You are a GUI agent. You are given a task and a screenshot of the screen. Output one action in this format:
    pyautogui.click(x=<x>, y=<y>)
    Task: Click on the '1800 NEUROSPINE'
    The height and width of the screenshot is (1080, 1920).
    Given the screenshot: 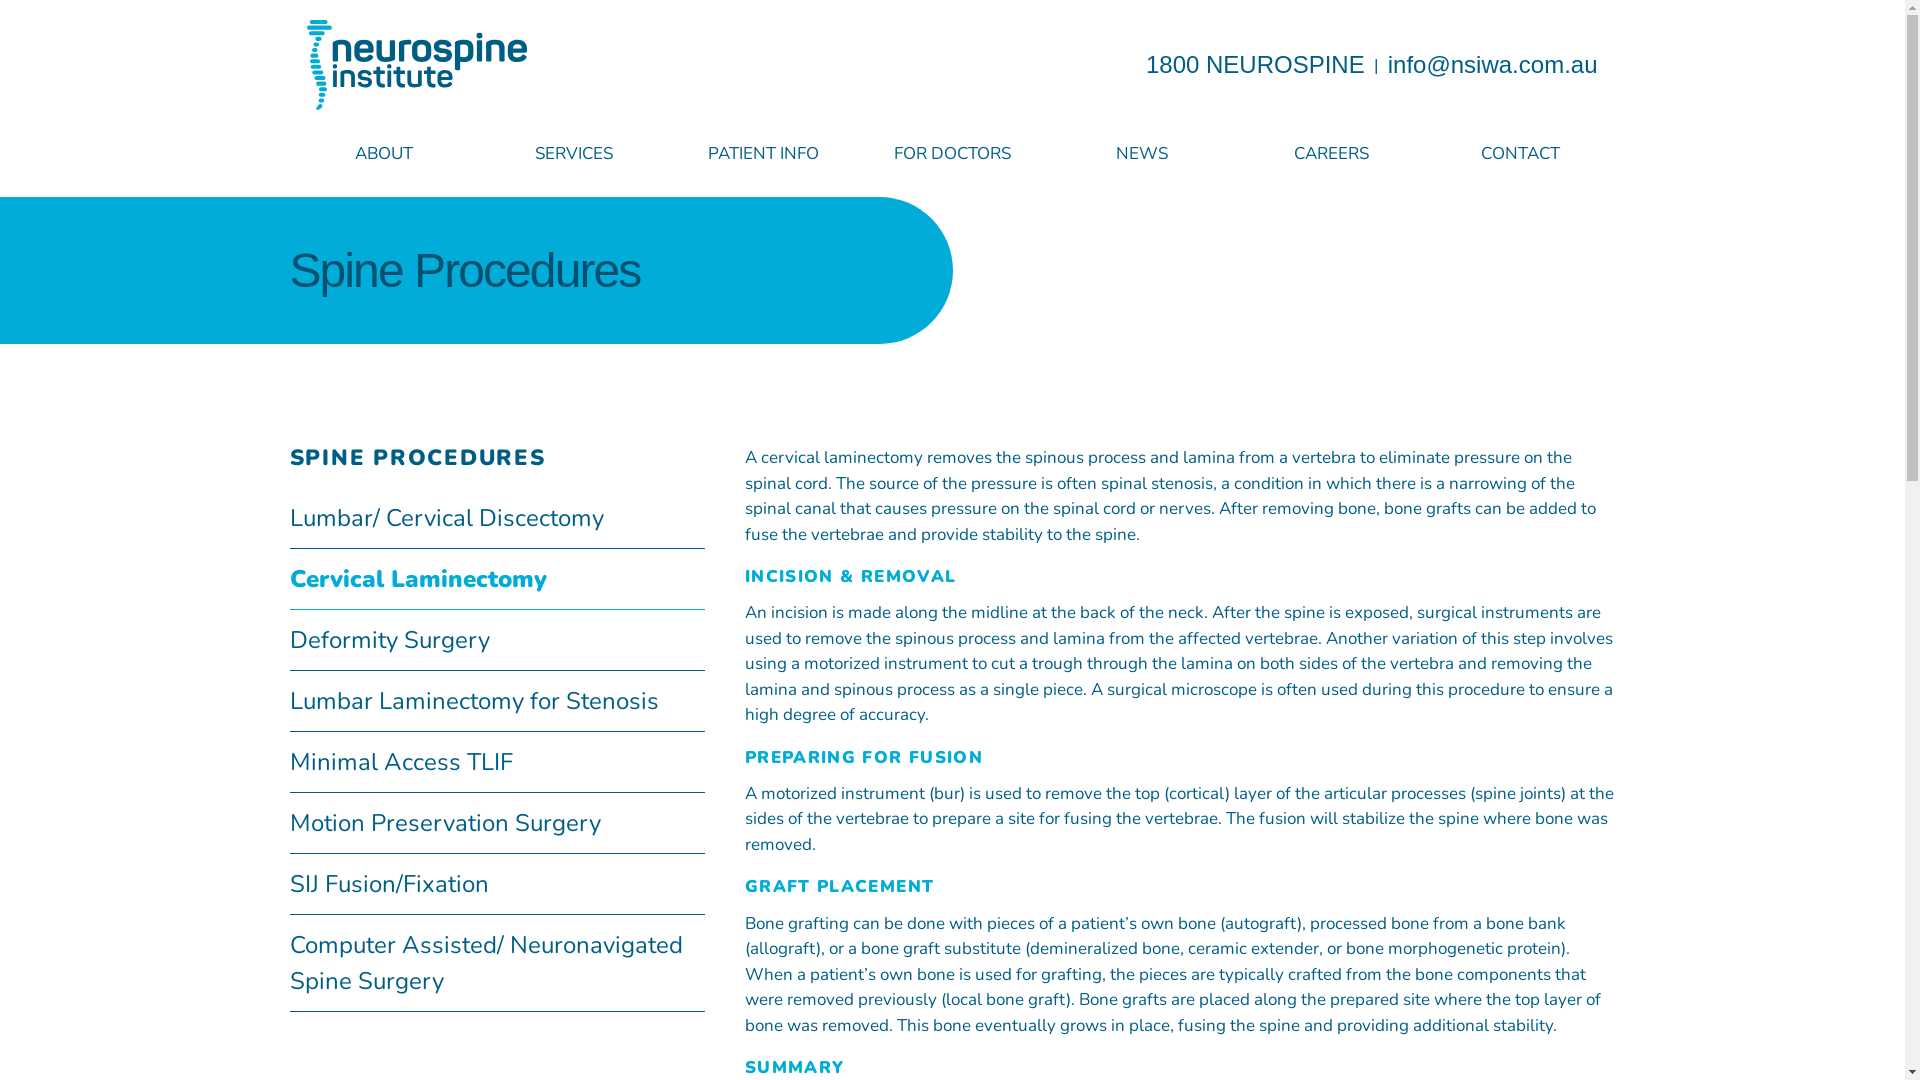 What is the action you would take?
    pyautogui.click(x=1254, y=62)
    